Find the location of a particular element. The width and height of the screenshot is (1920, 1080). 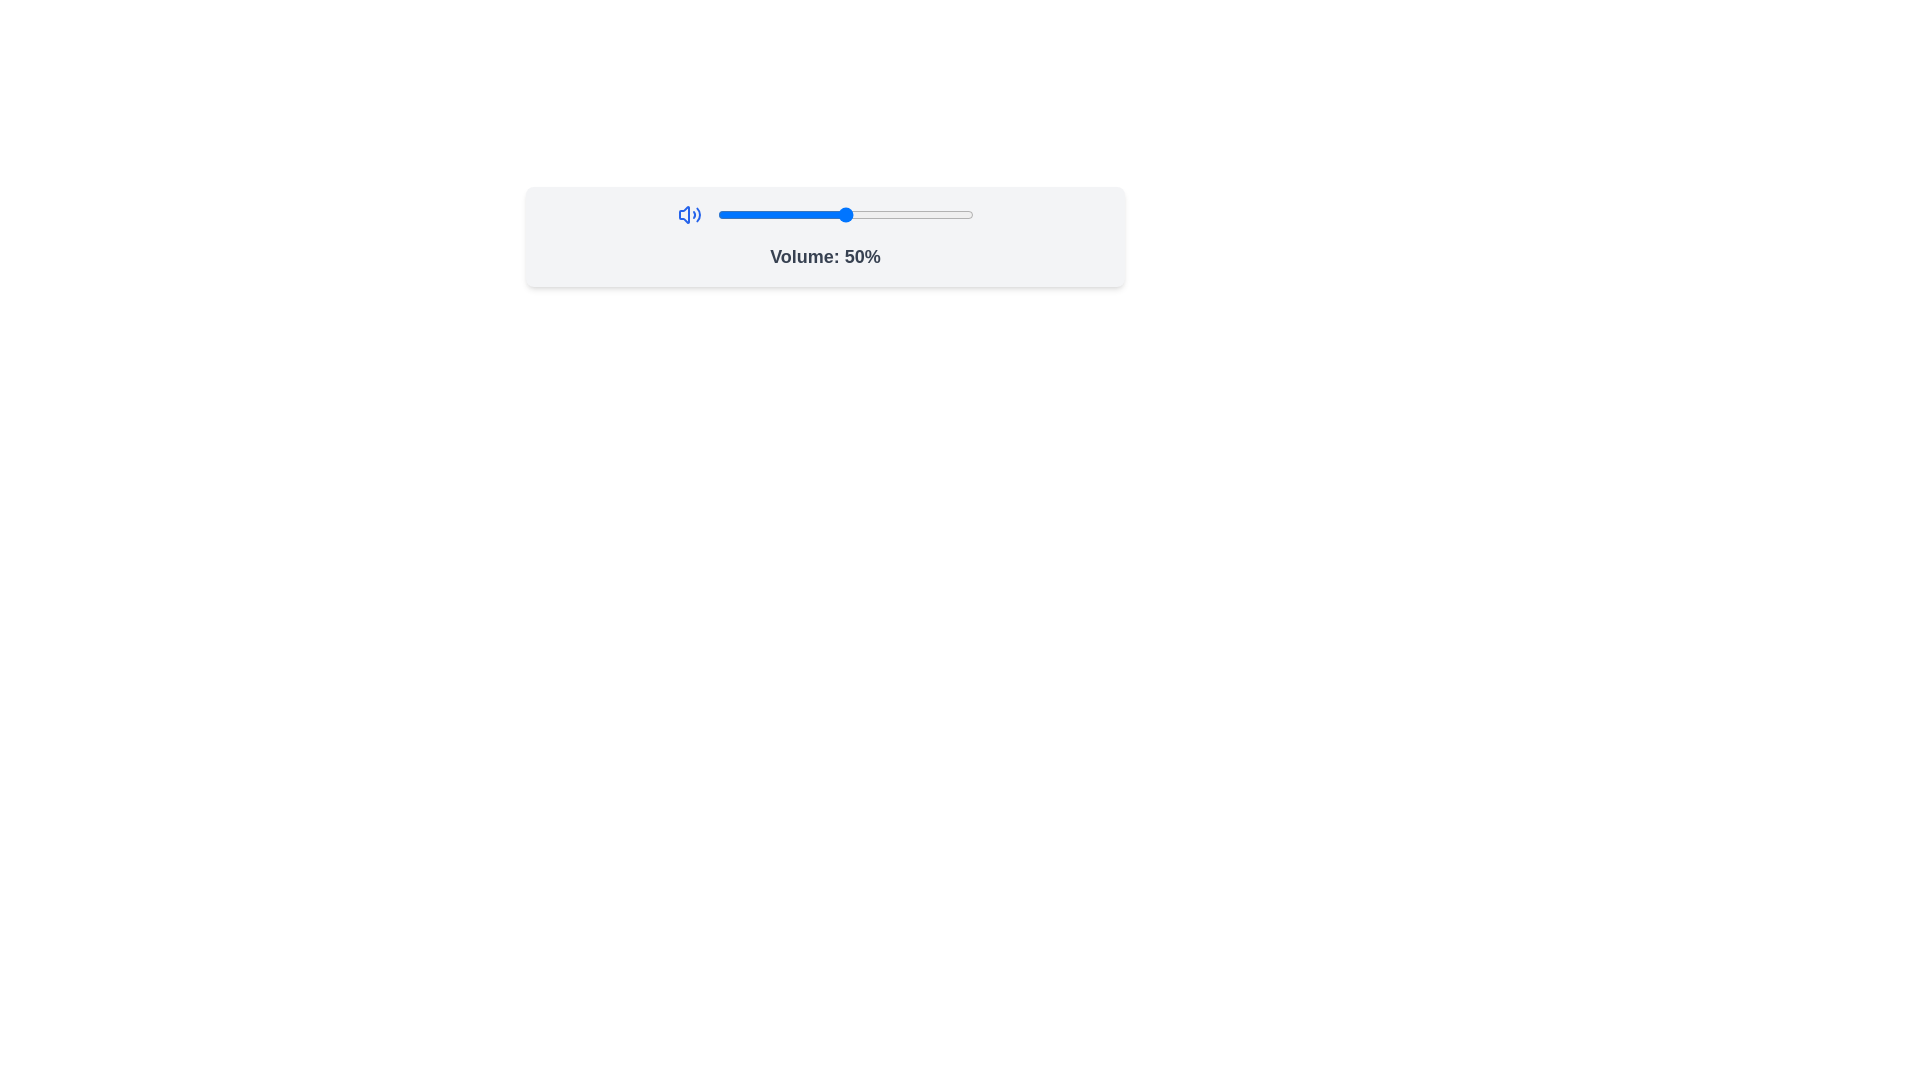

the volume is located at coordinates (858, 215).